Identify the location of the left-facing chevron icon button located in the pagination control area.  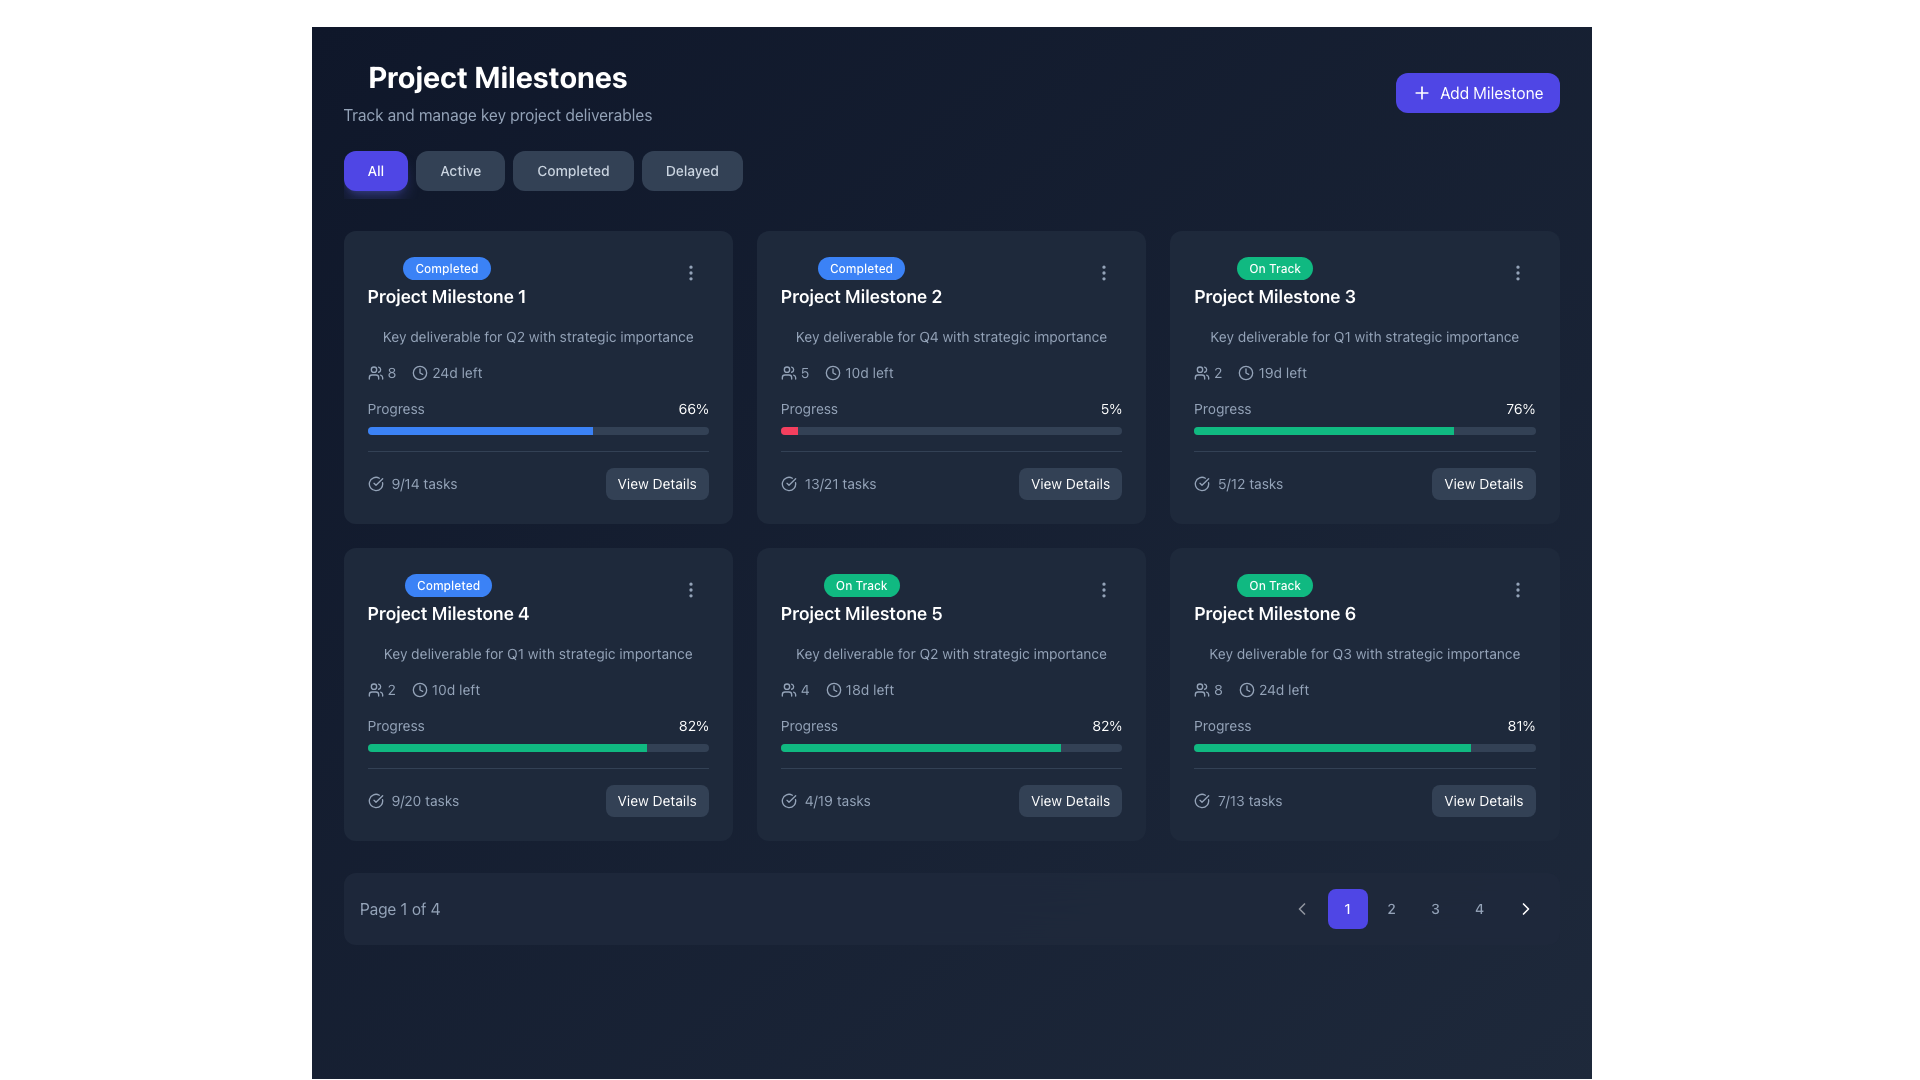
(1301, 909).